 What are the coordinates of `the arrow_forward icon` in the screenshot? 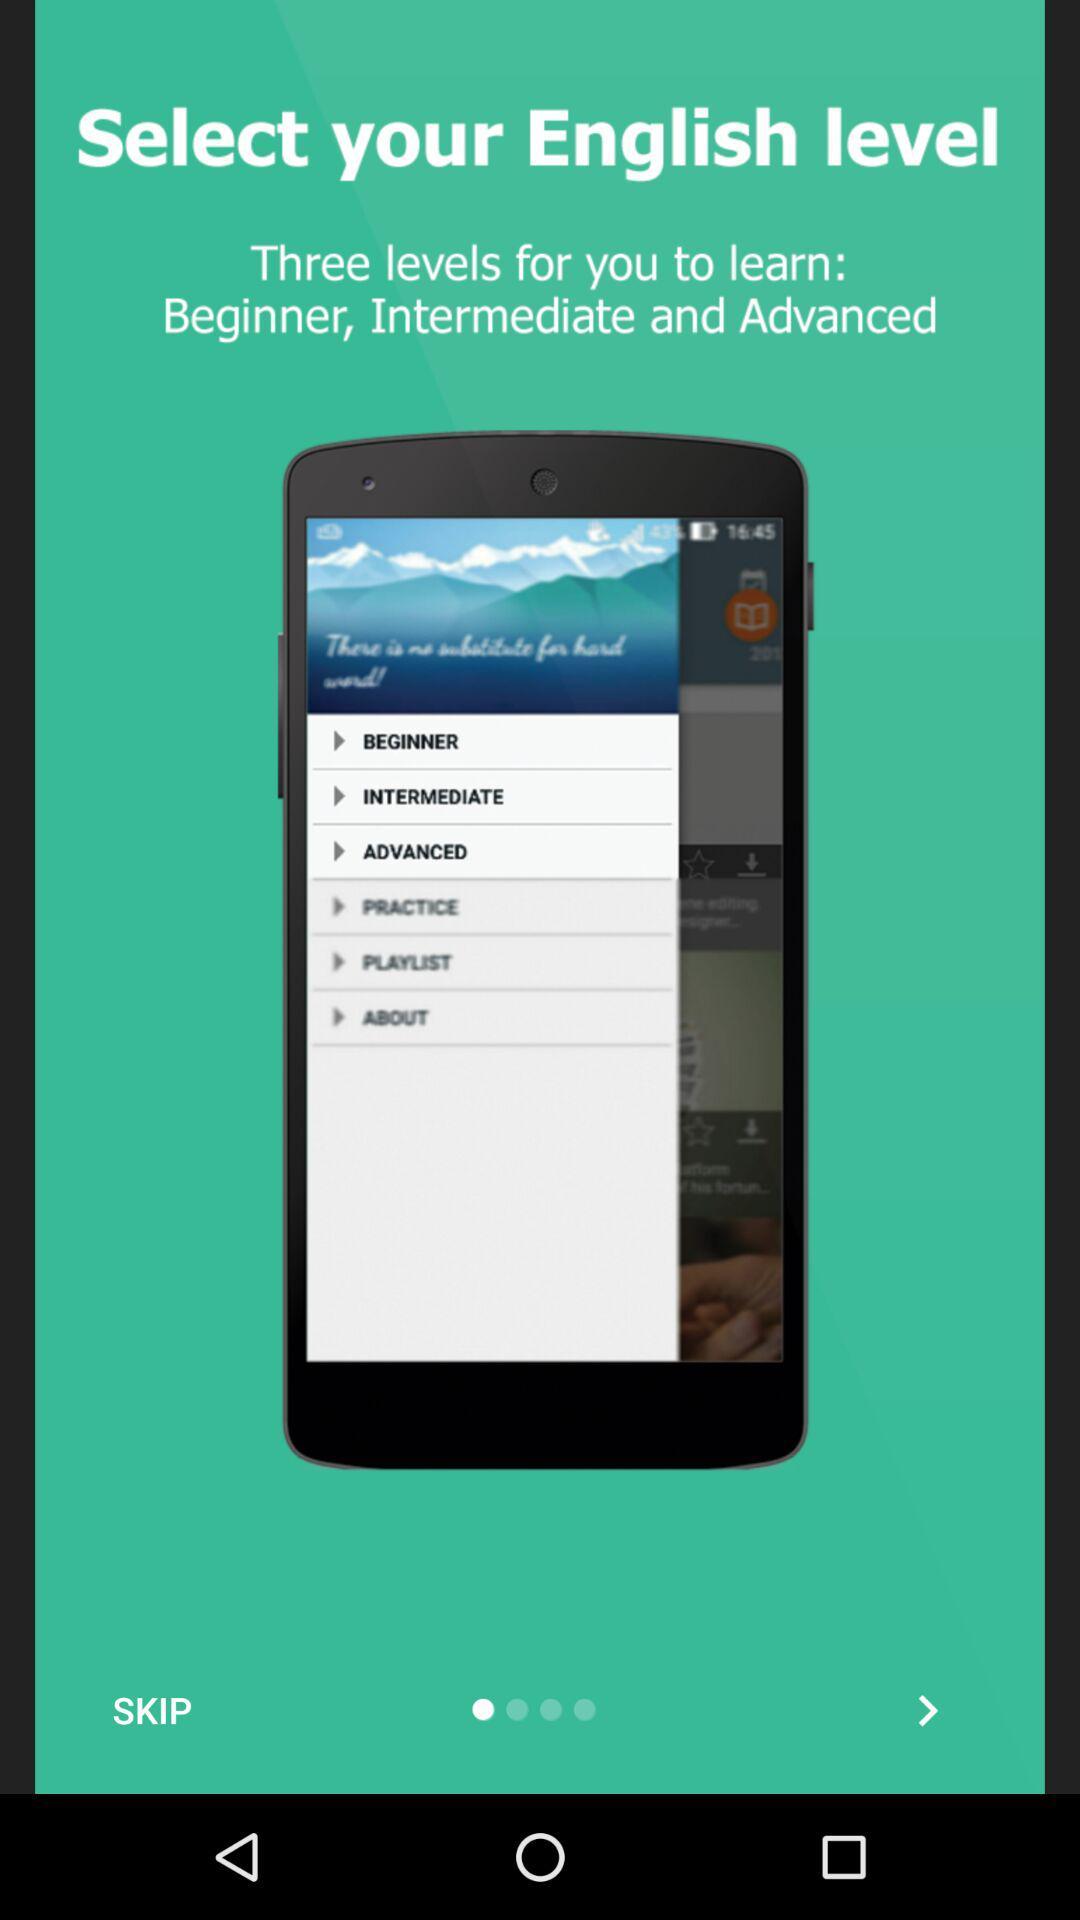 It's located at (927, 1709).